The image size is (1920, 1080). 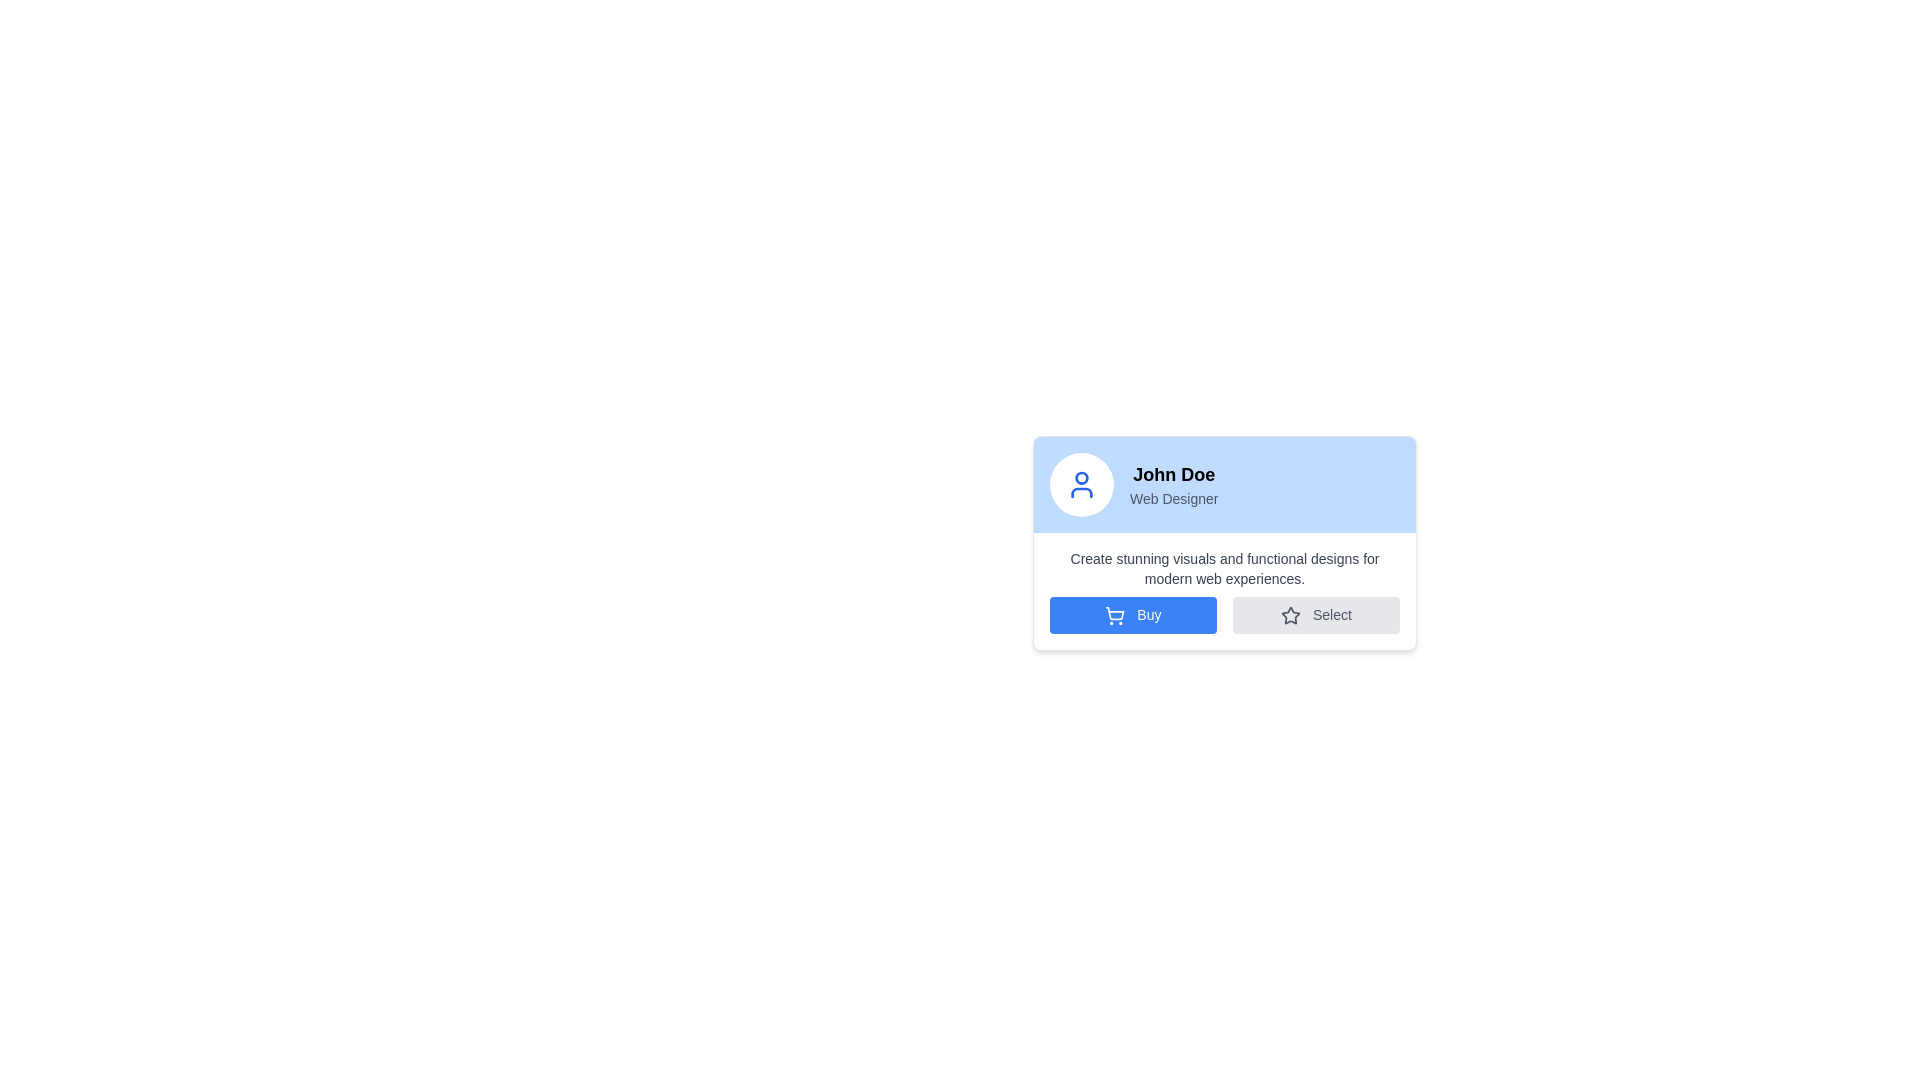 I want to click on the text element that reads 'Create stunning visuals and functional designs for modern web experiences.', styled in a small gray font, located under the header 'John Doe' within the card layout, so click(x=1223, y=569).